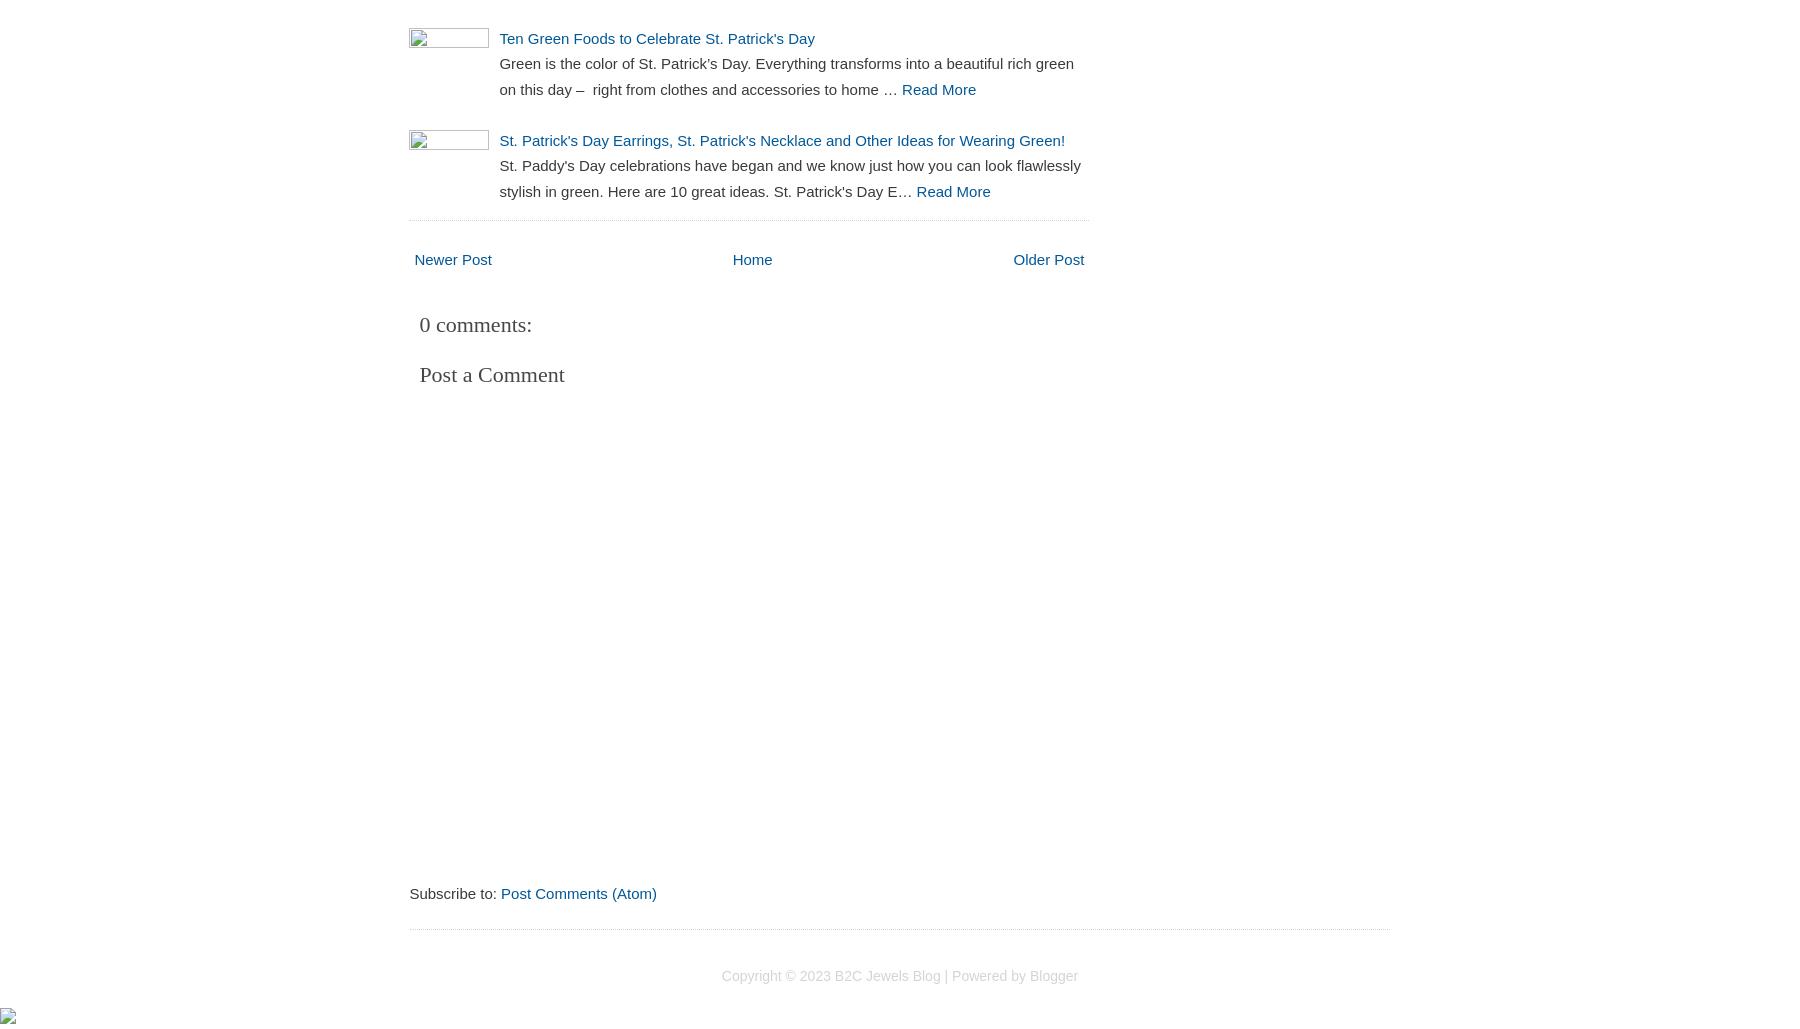 The height and width of the screenshot is (1029, 1800). Describe the element at coordinates (408, 893) in the screenshot. I see `'Subscribe to:'` at that location.